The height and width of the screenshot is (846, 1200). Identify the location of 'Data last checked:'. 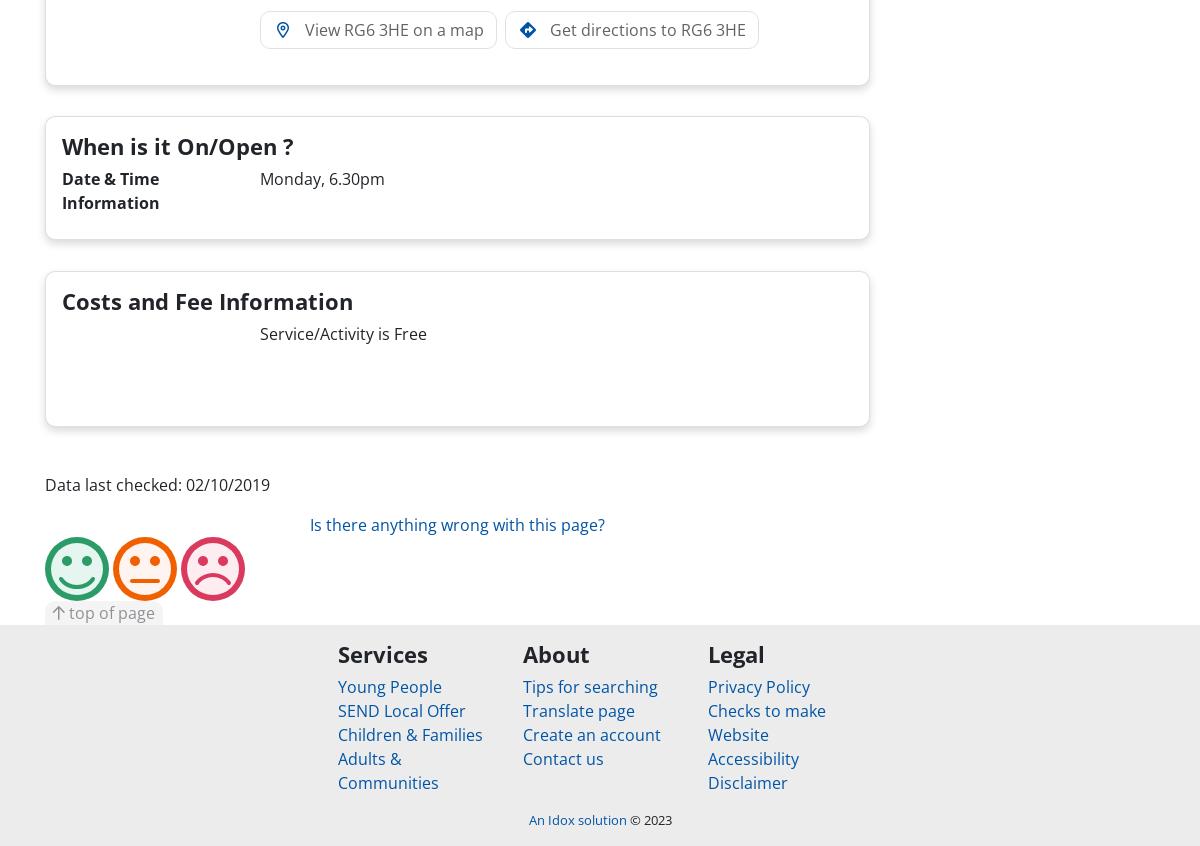
(45, 482).